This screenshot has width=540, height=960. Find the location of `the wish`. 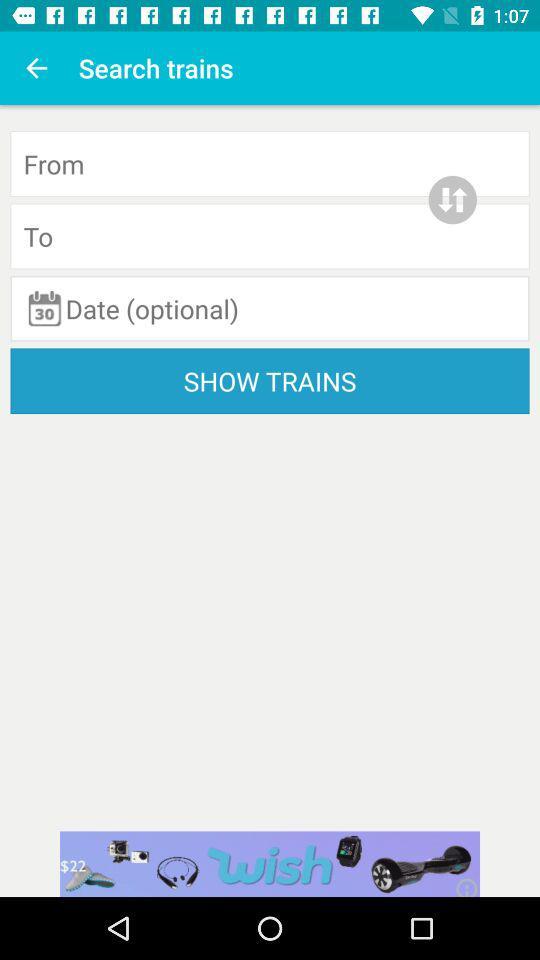

the wish is located at coordinates (270, 863).